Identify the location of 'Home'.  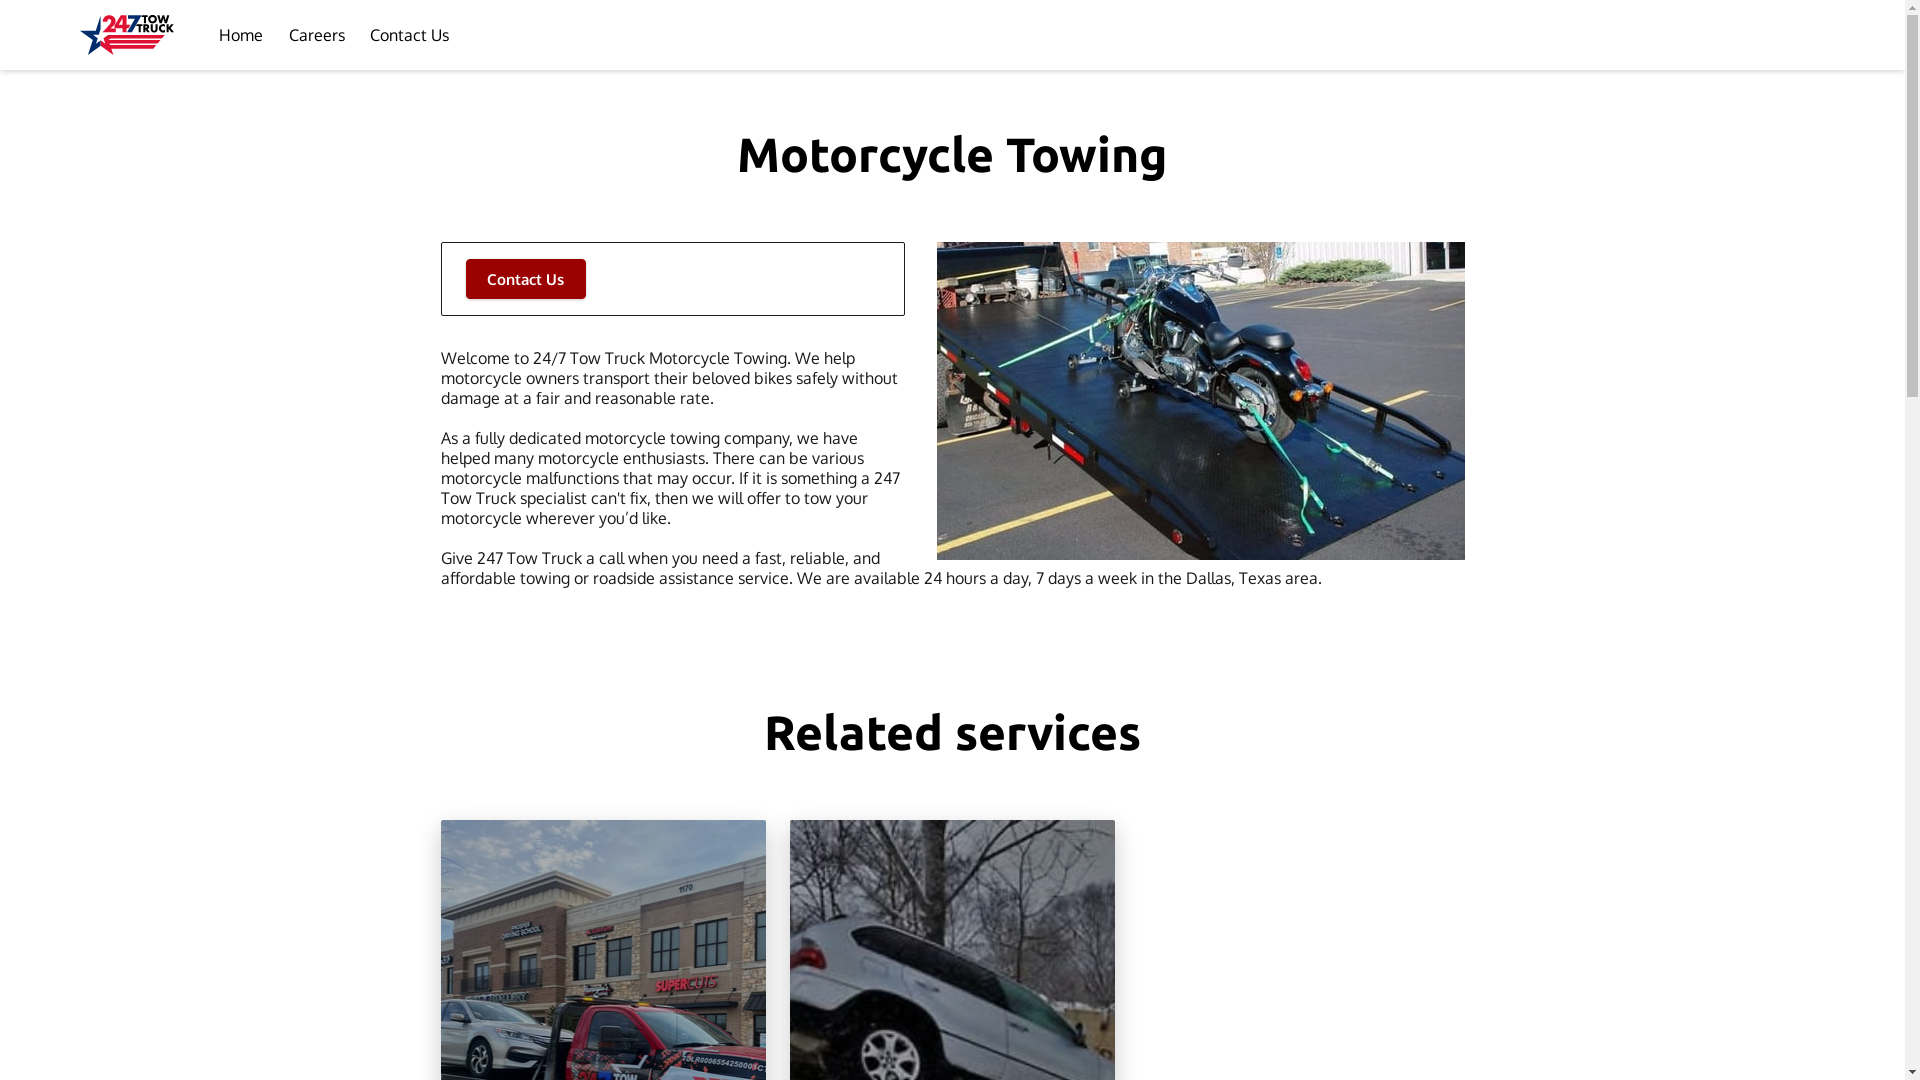
(240, 34).